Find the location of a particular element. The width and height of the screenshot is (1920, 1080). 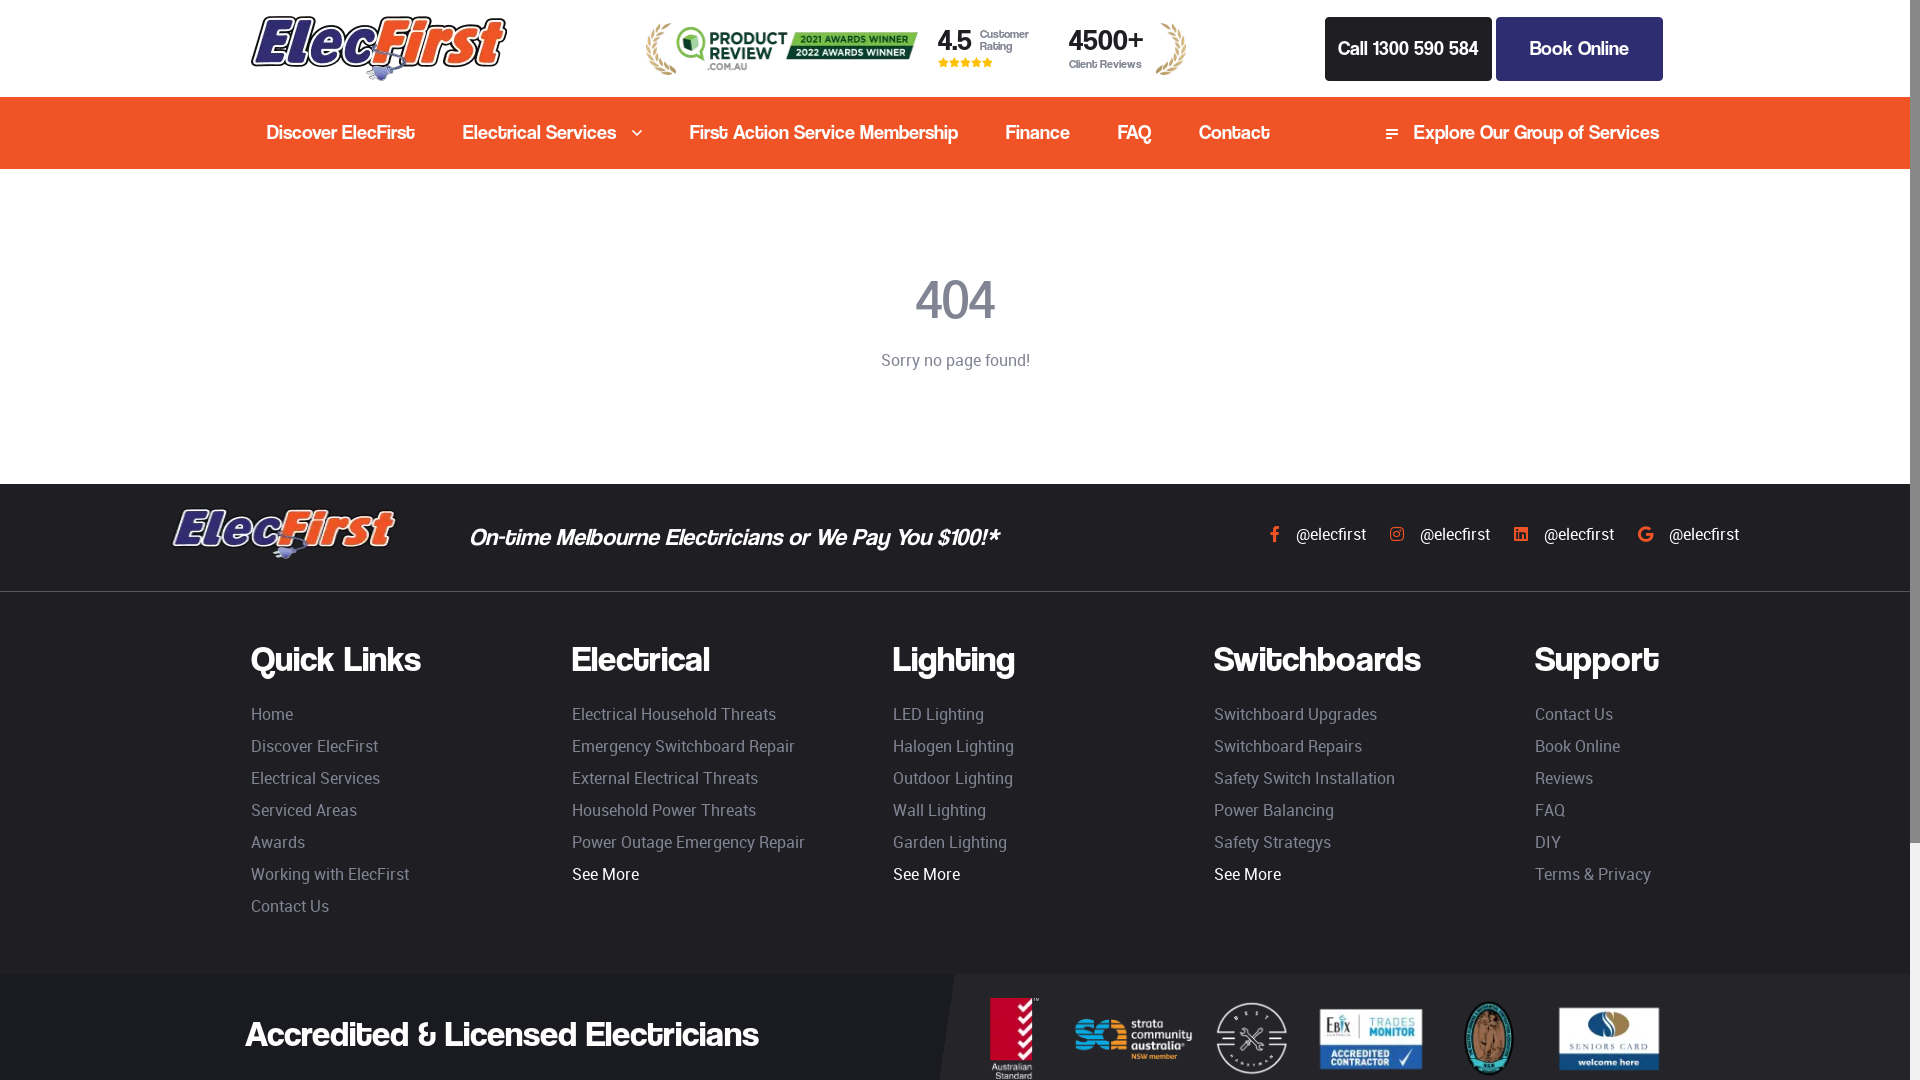

'Wall Lighting' is located at coordinates (938, 810).